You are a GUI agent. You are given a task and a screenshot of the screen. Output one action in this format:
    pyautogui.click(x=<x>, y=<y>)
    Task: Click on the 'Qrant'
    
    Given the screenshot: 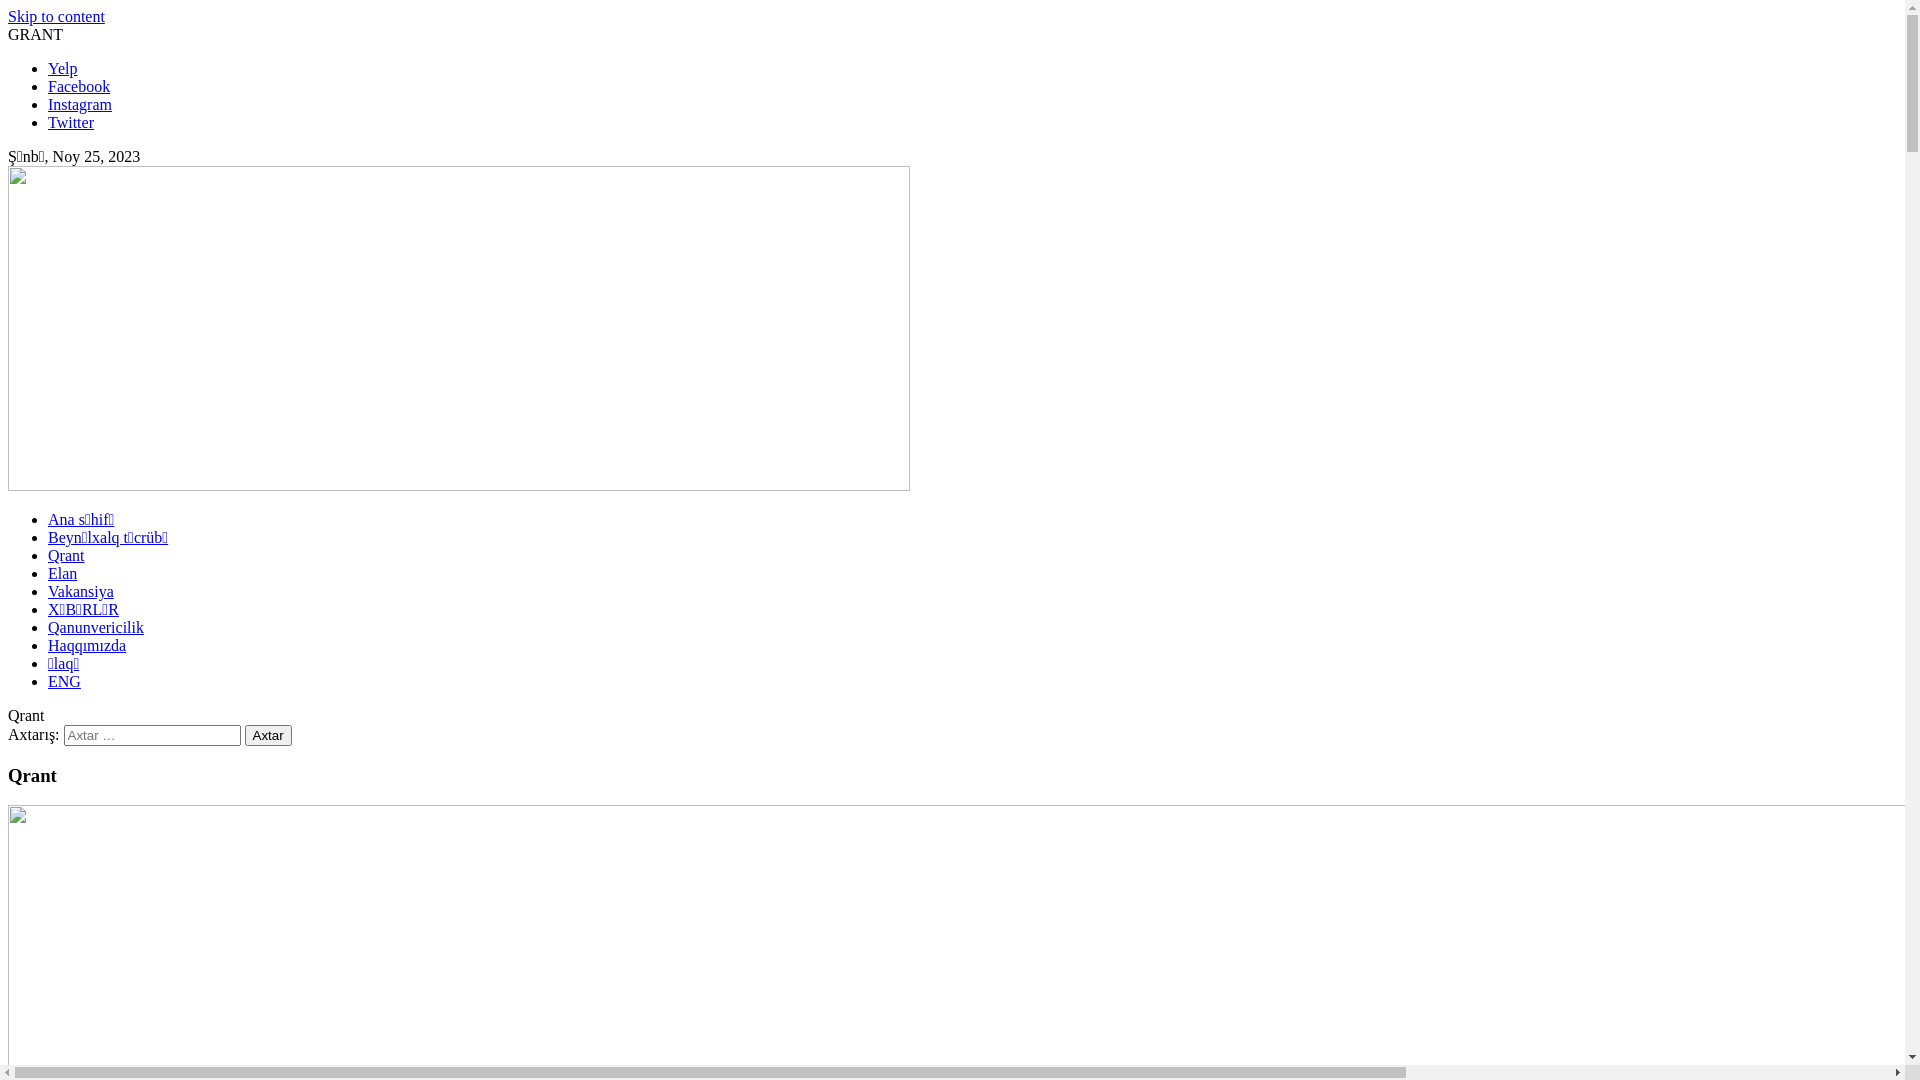 What is the action you would take?
    pyautogui.click(x=66, y=555)
    